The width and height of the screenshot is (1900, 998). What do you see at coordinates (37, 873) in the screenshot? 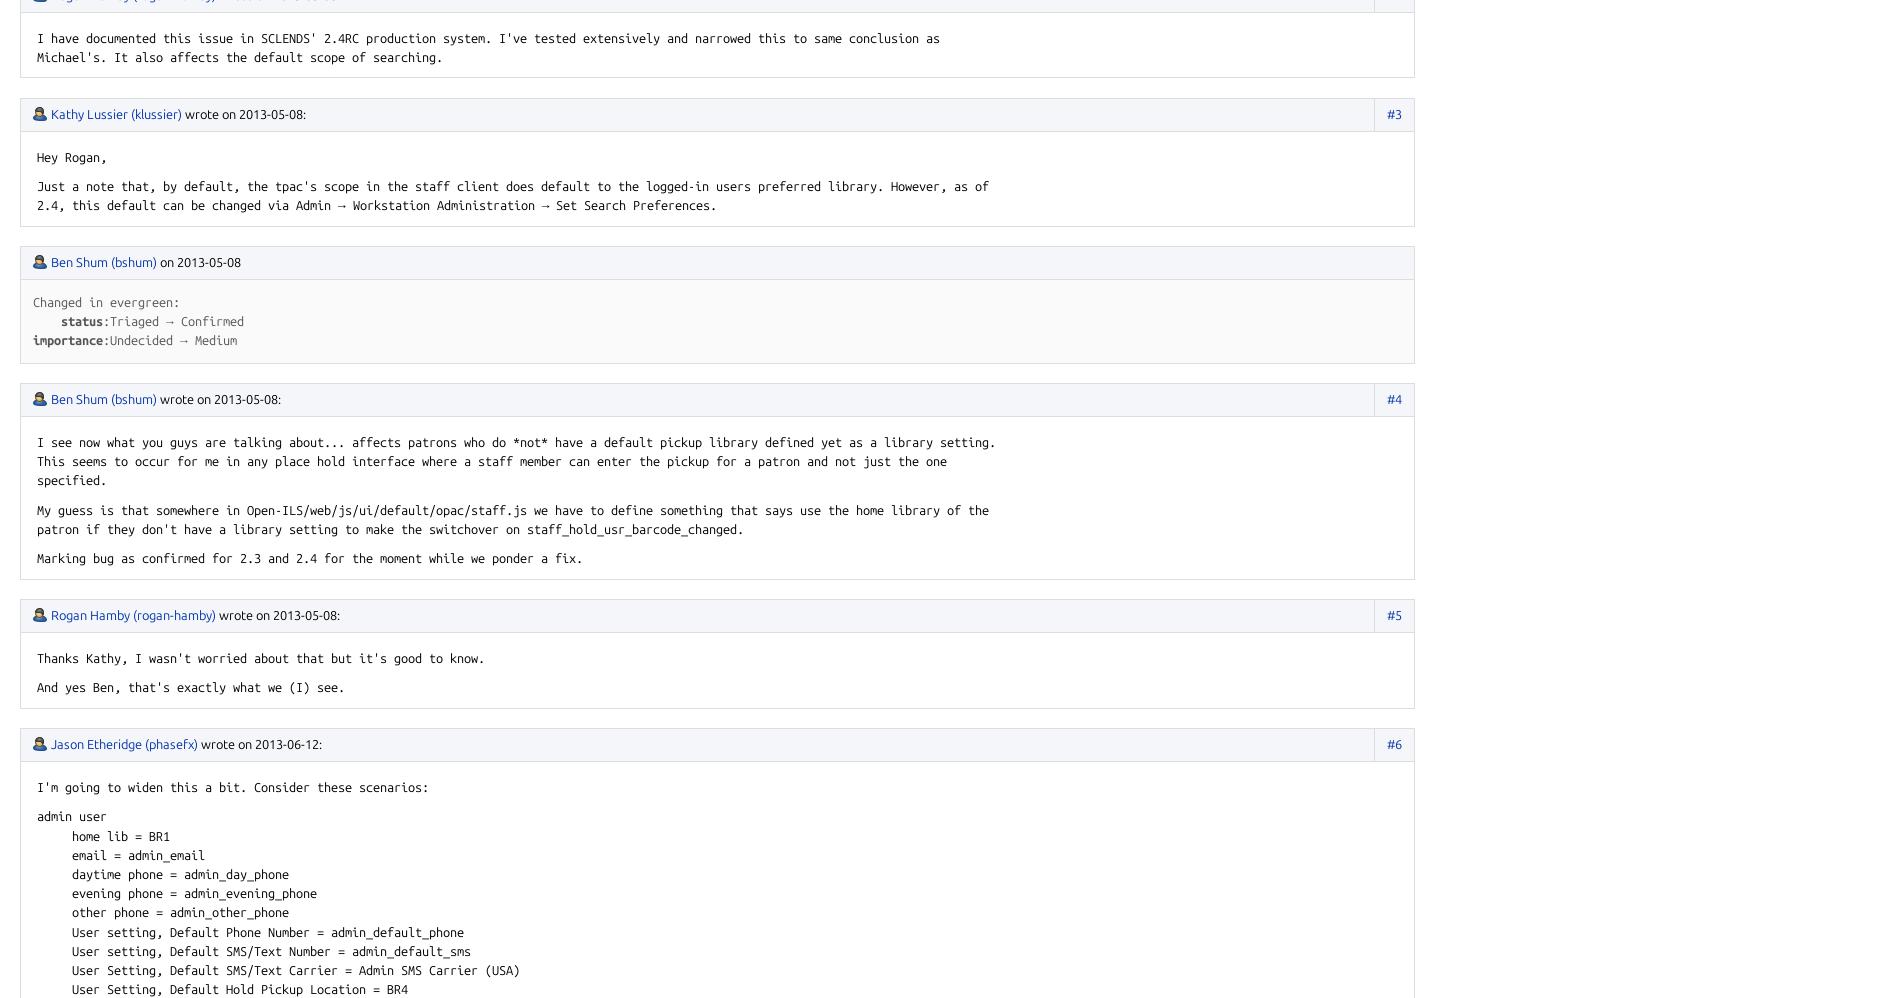
I see `'daytime phone = admin_day_phone'` at bounding box center [37, 873].